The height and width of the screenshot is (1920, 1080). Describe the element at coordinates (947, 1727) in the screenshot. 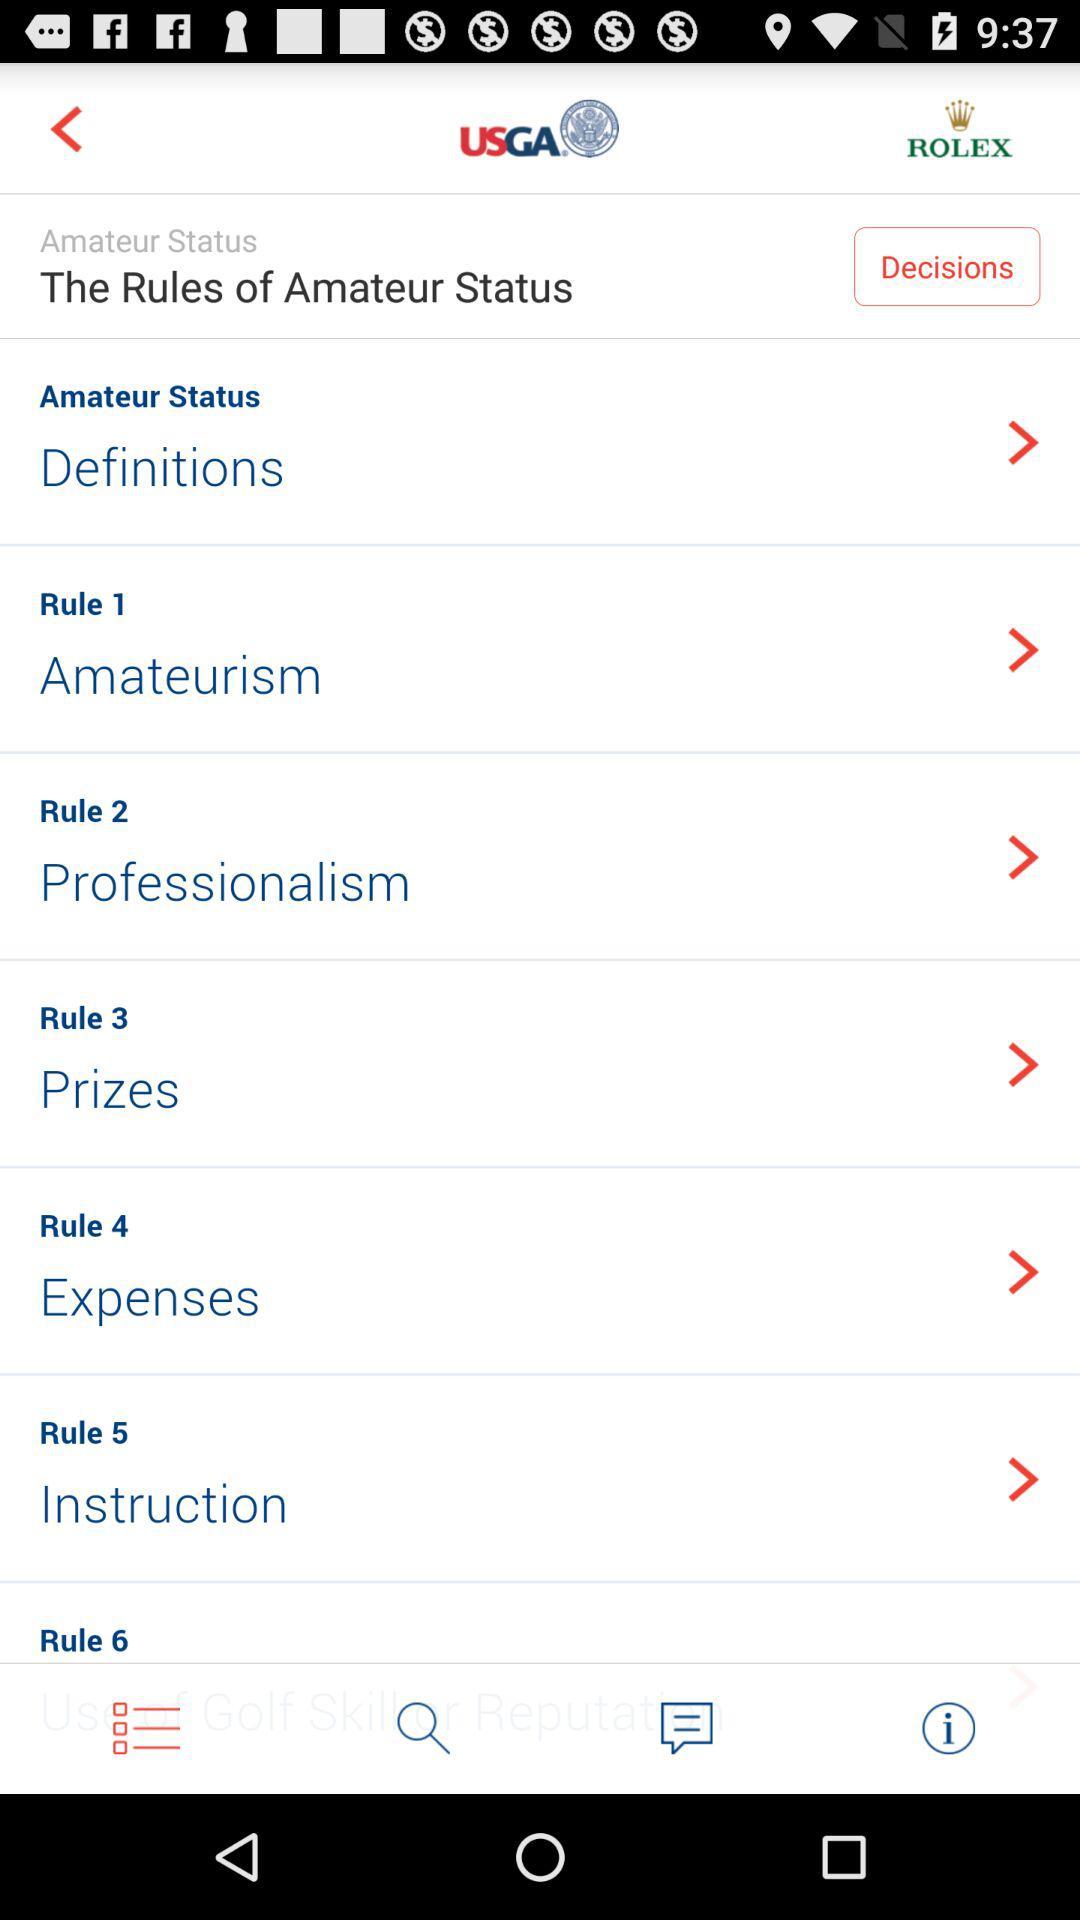

I see `more information` at that location.